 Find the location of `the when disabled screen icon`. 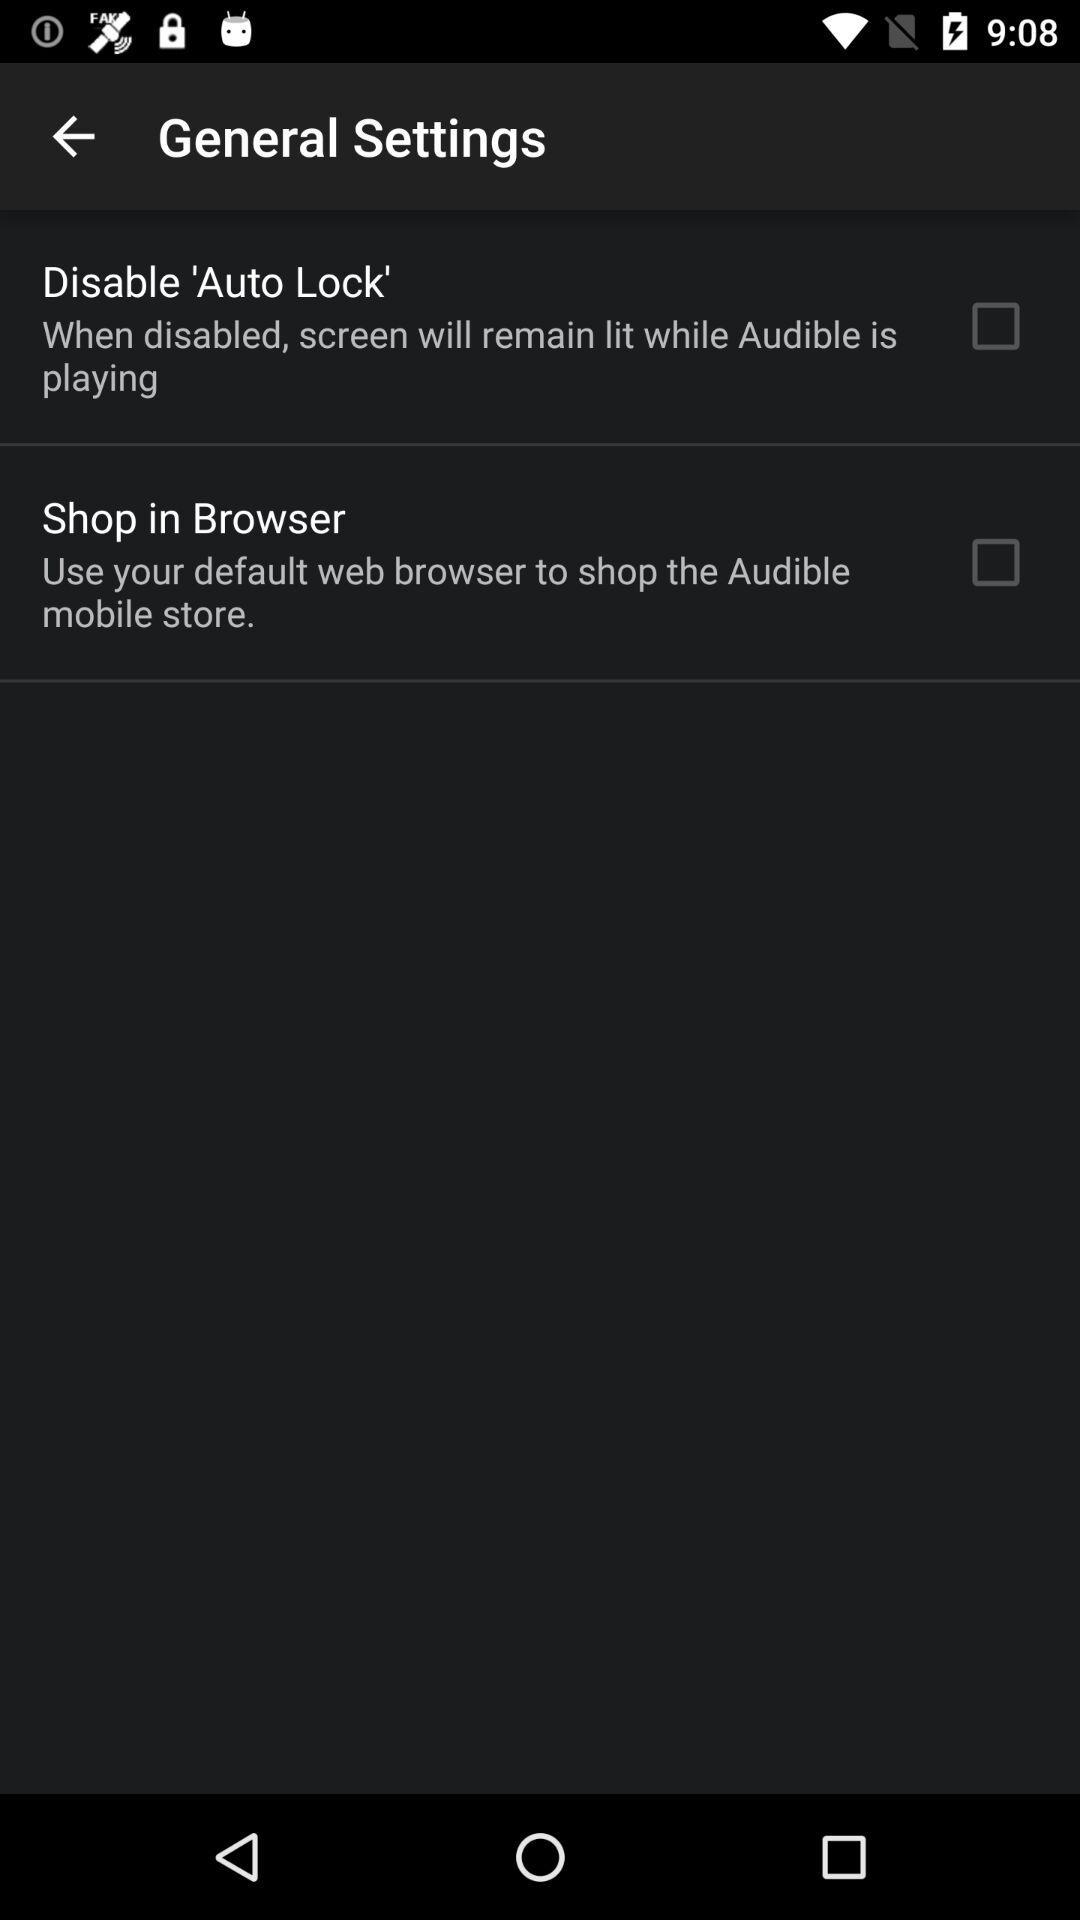

the when disabled screen icon is located at coordinates (477, 355).